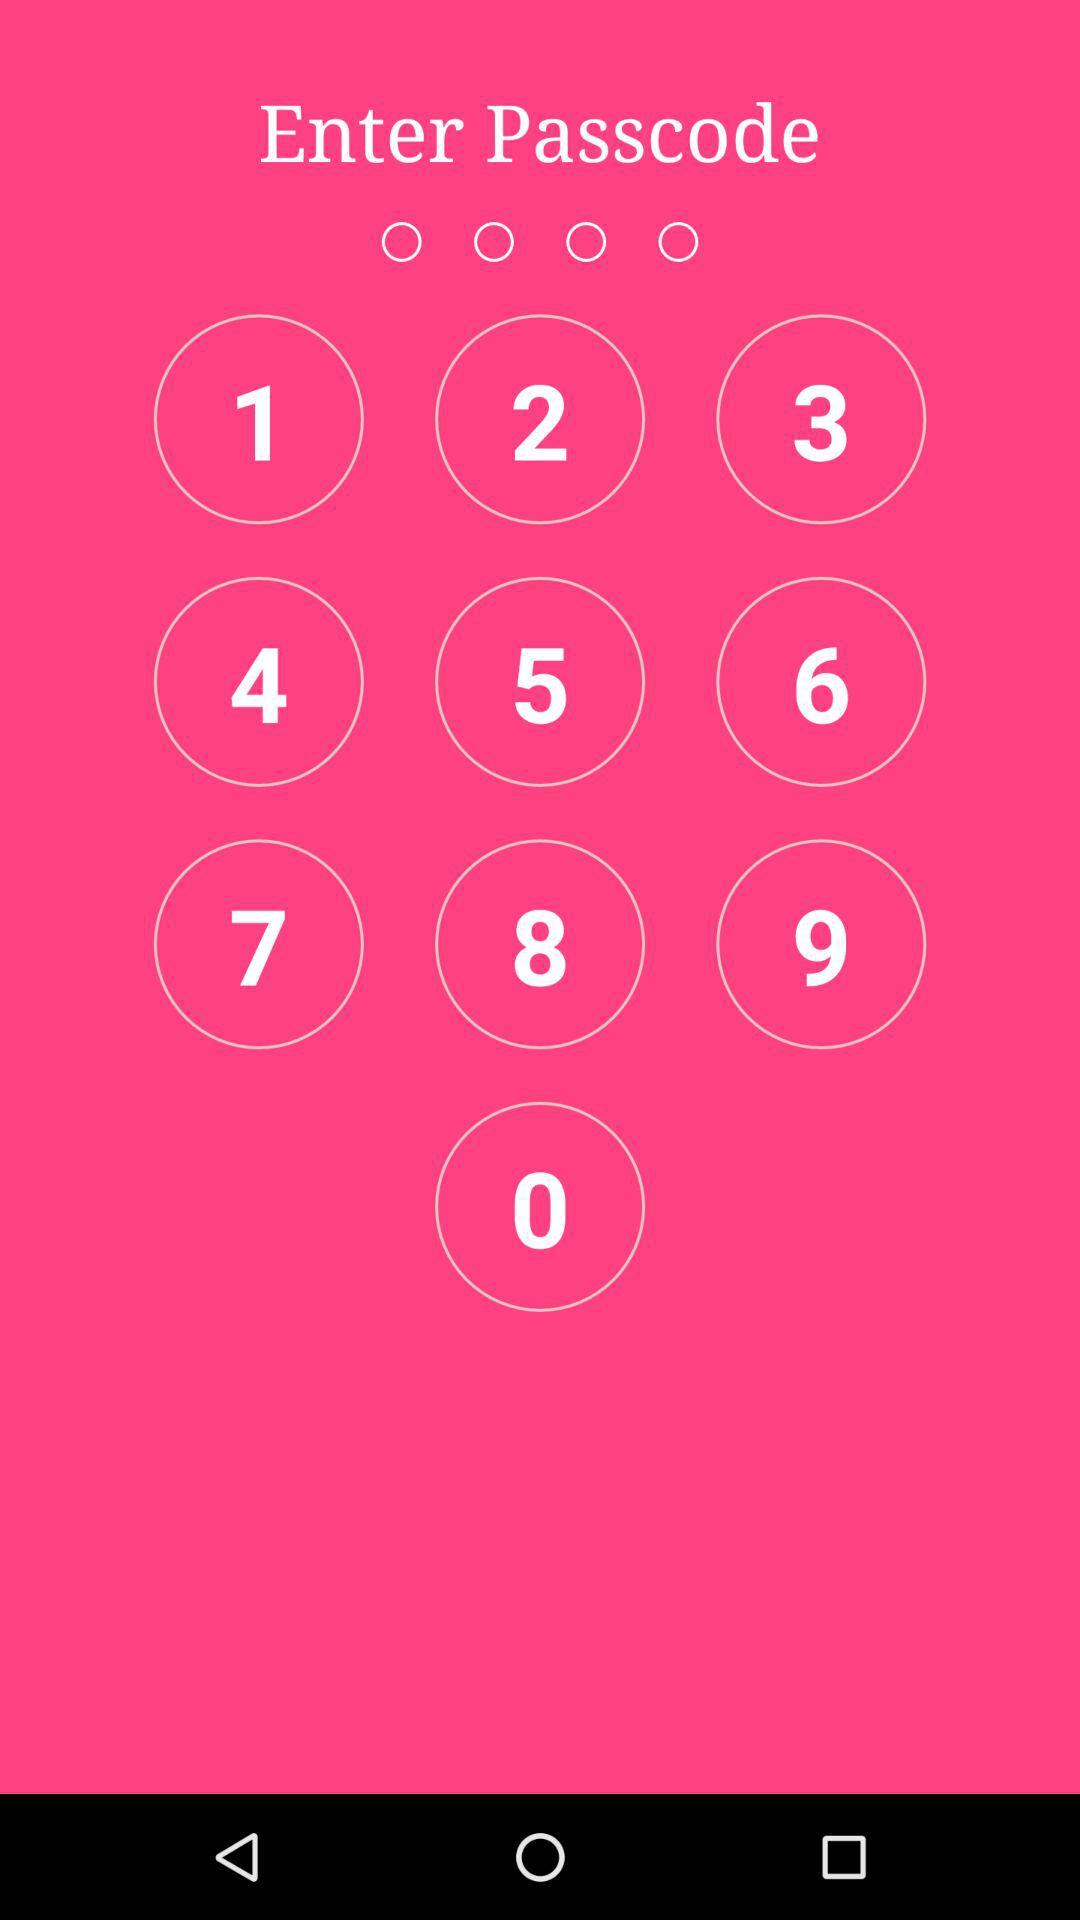 The height and width of the screenshot is (1920, 1080). Describe the element at coordinates (821, 681) in the screenshot. I see `the 6 item` at that location.